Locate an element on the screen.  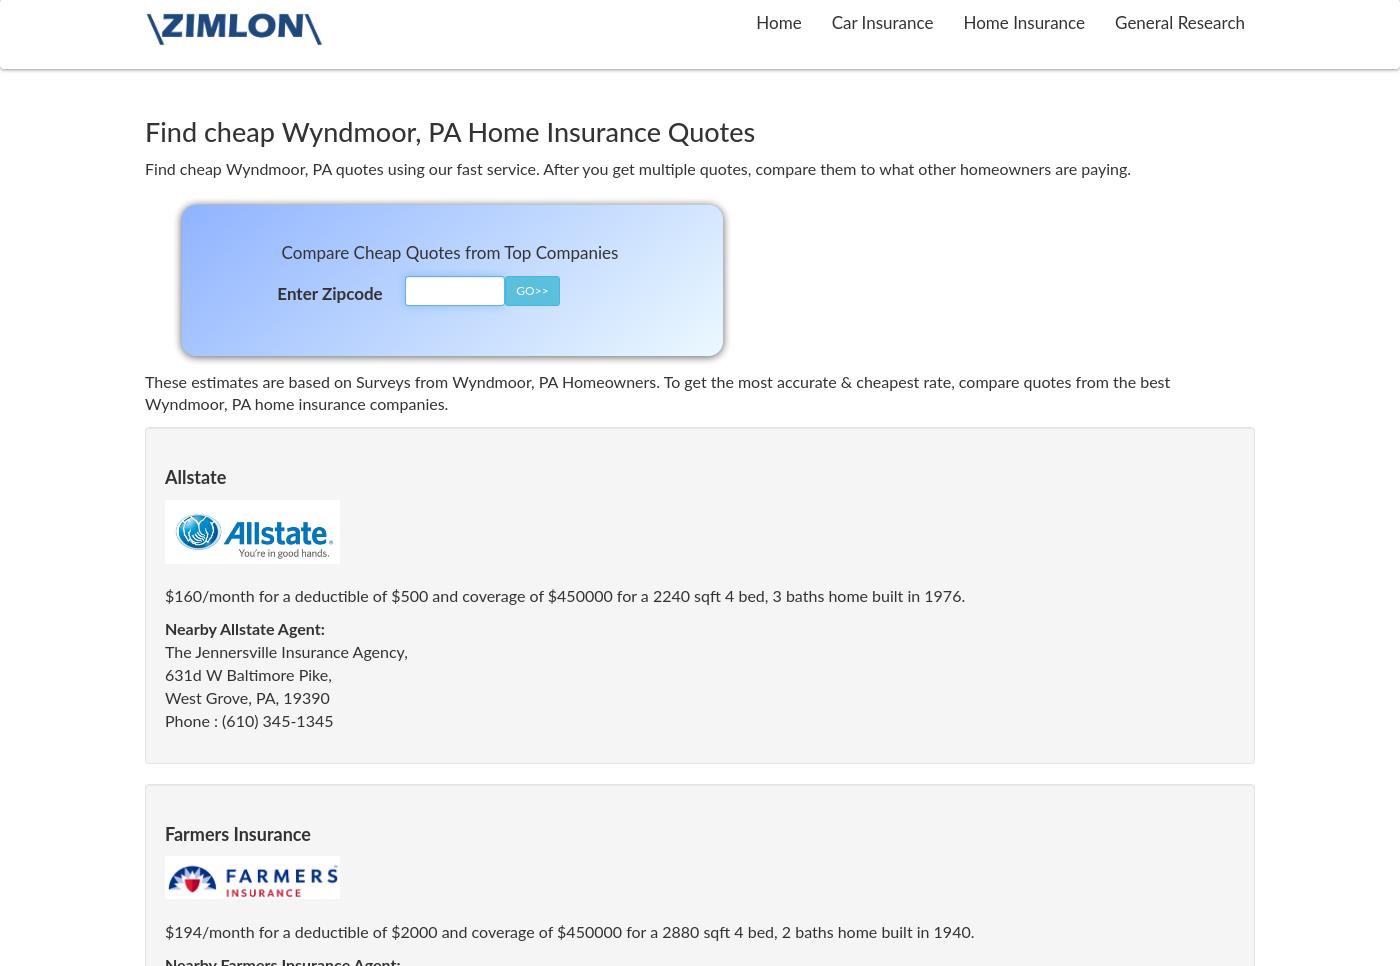
'Home Insurance' is located at coordinates (1023, 22).